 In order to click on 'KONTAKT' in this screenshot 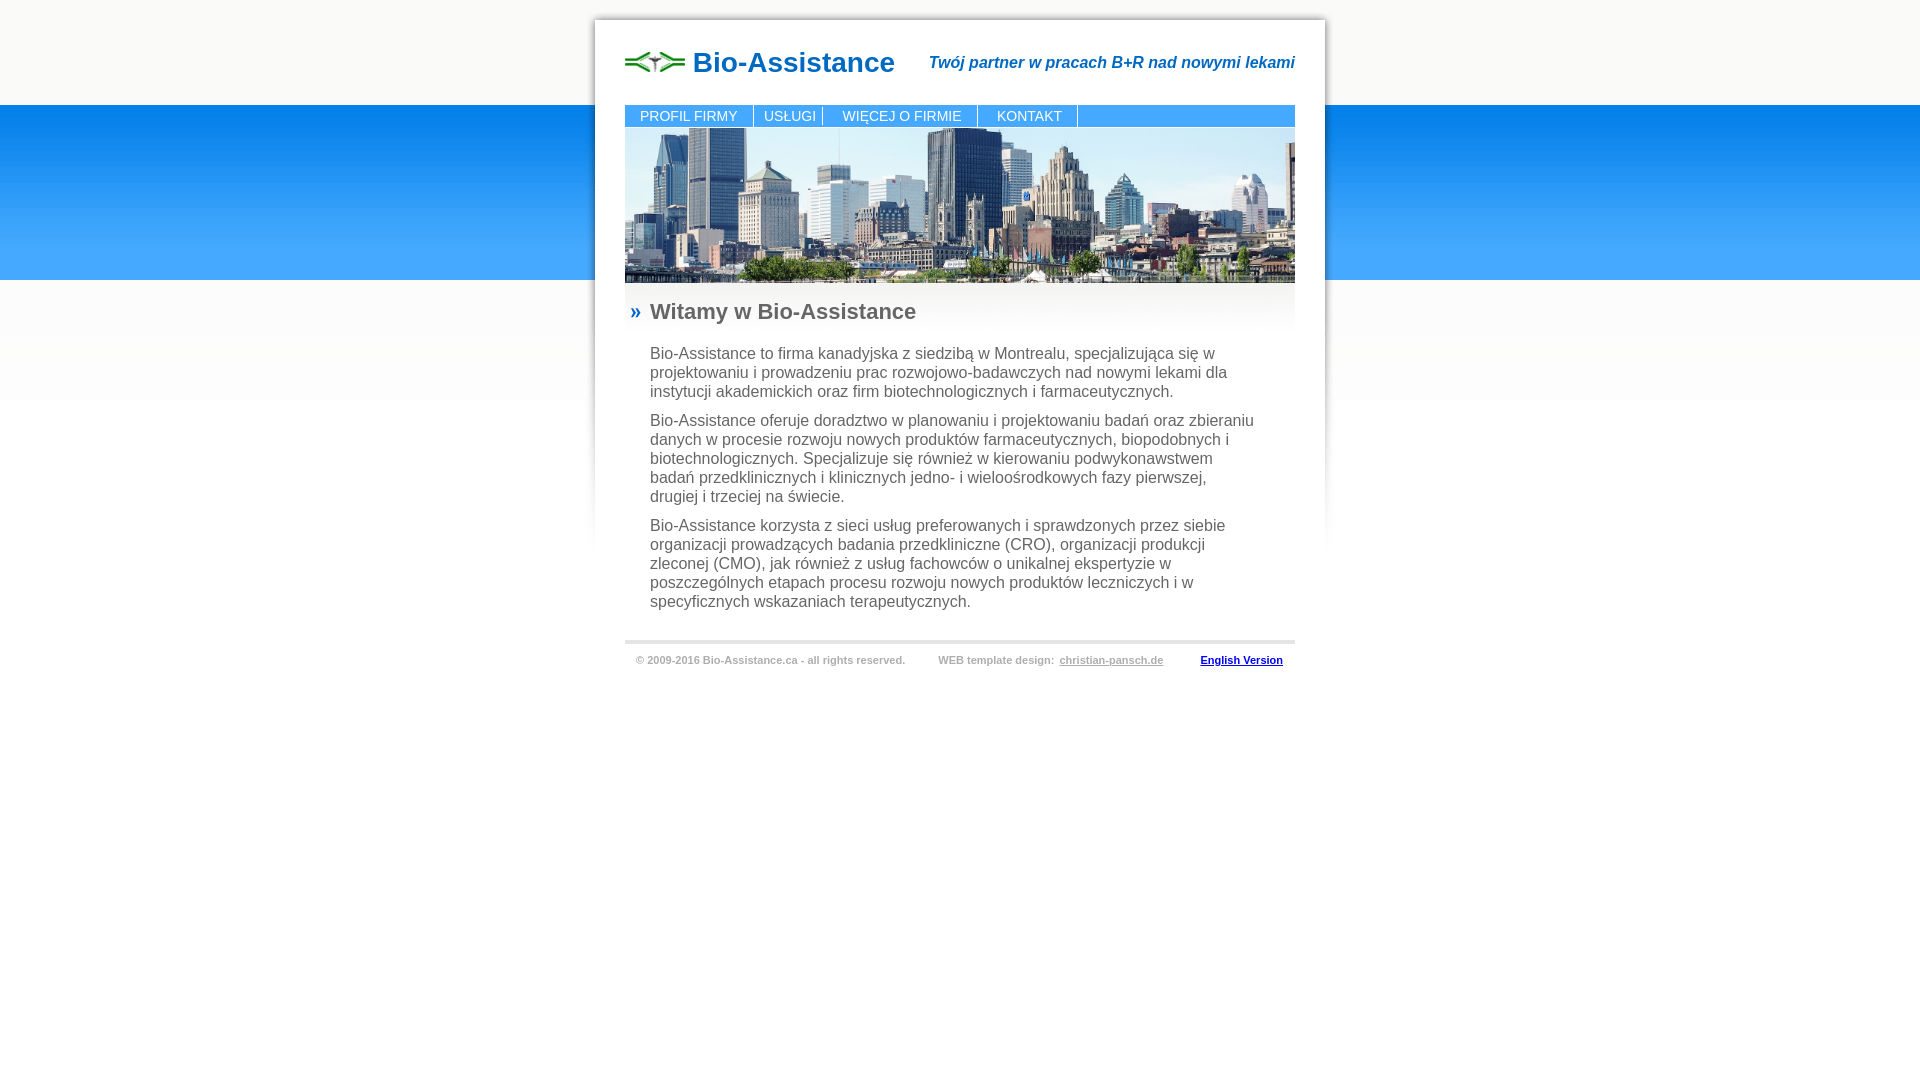, I will do `click(1030, 115)`.